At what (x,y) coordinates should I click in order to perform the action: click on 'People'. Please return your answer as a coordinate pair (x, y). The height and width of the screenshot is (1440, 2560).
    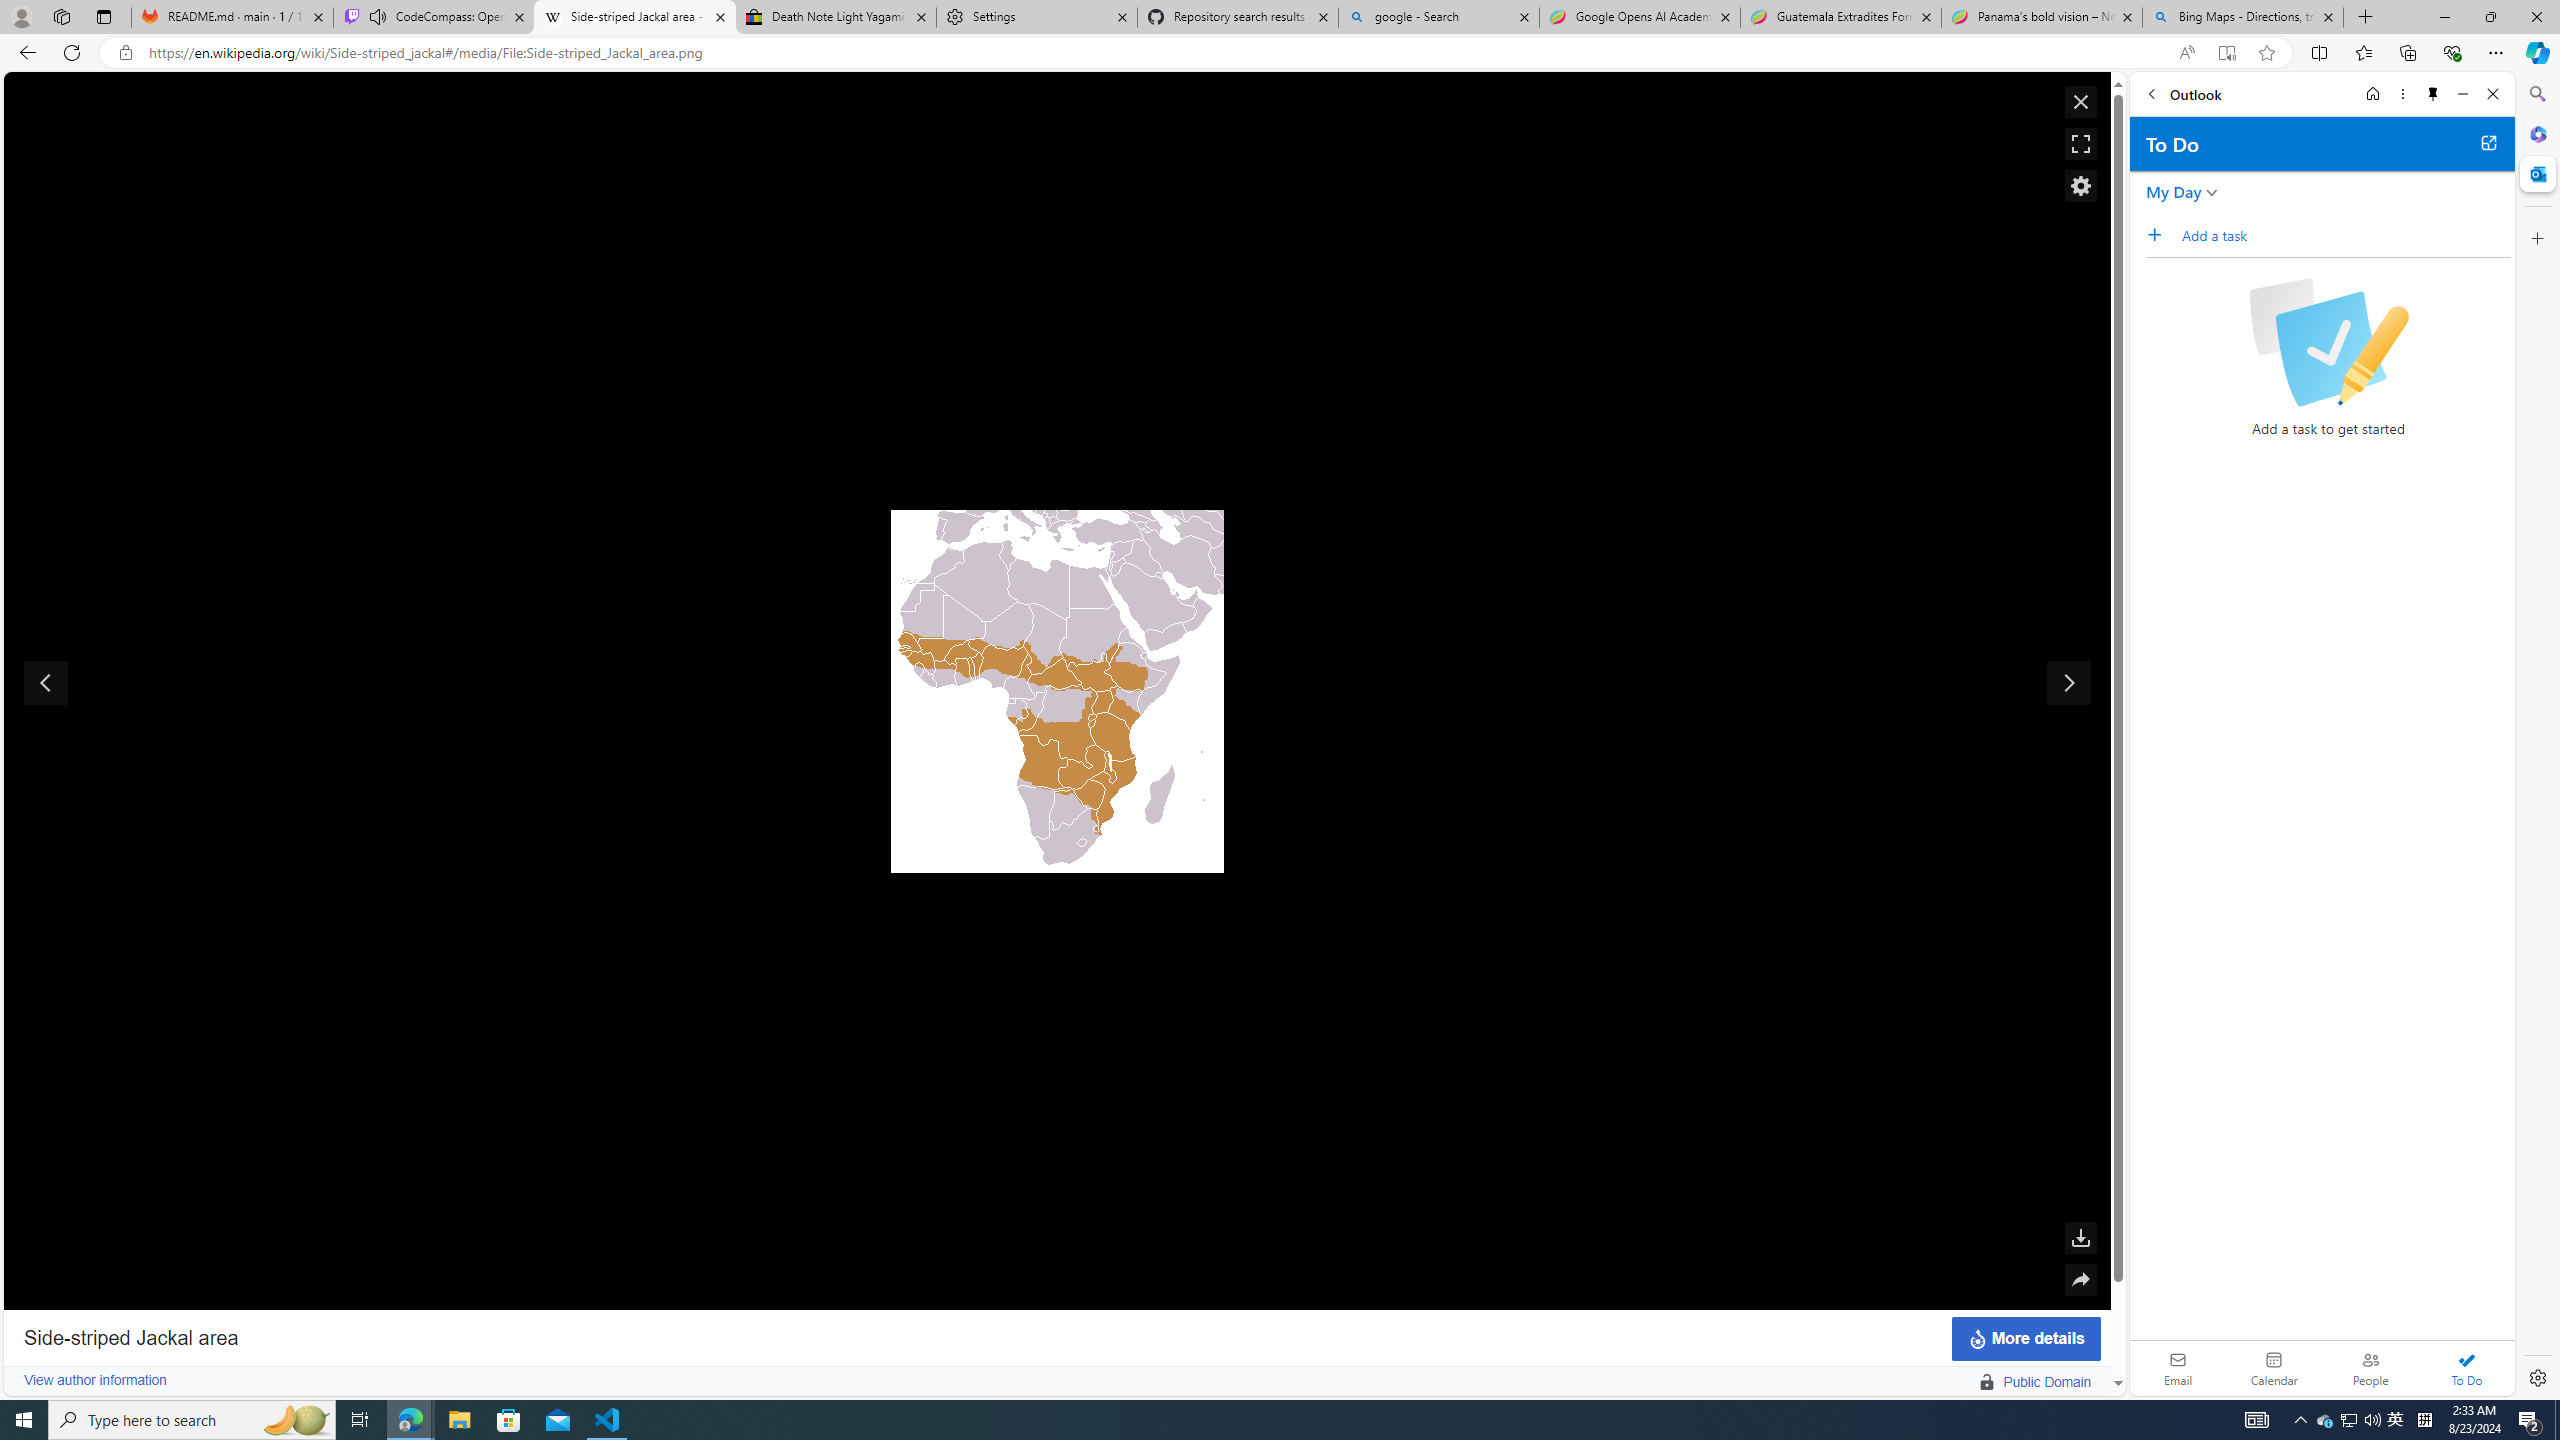
    Looking at the image, I should click on (2369, 1367).